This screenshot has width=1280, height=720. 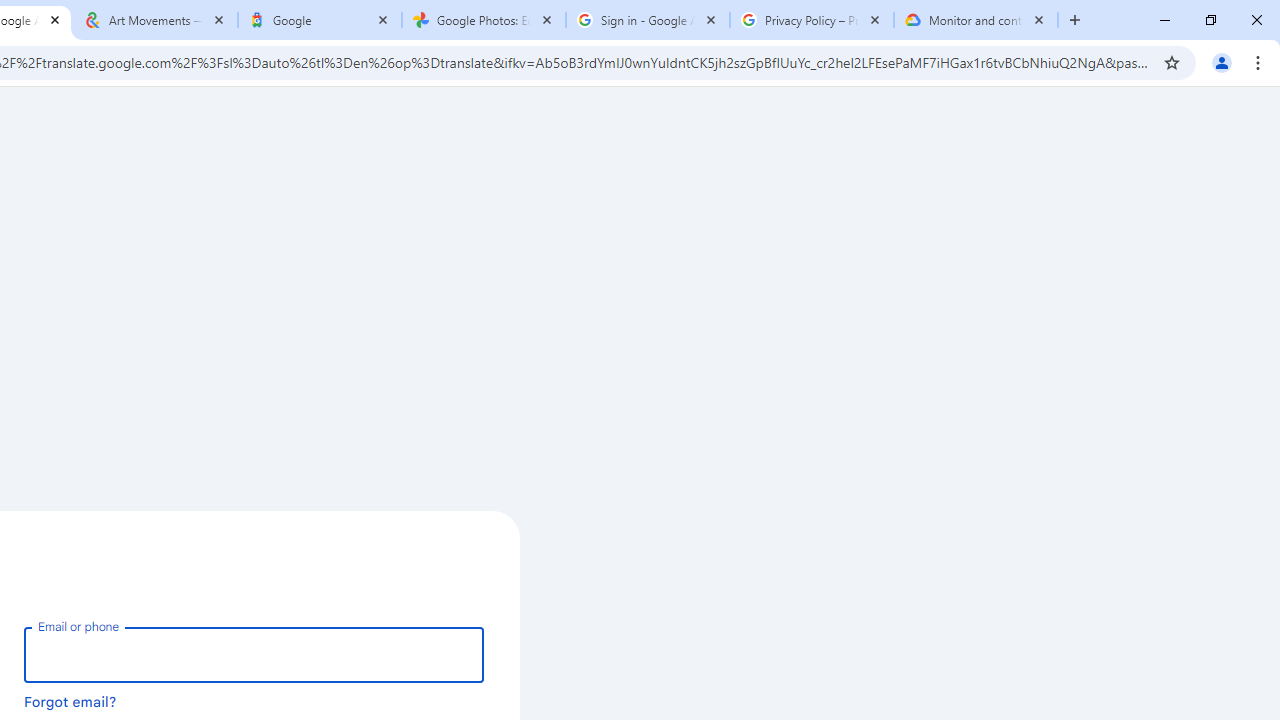 What do you see at coordinates (320, 20) in the screenshot?
I see `'Google'` at bounding box center [320, 20].